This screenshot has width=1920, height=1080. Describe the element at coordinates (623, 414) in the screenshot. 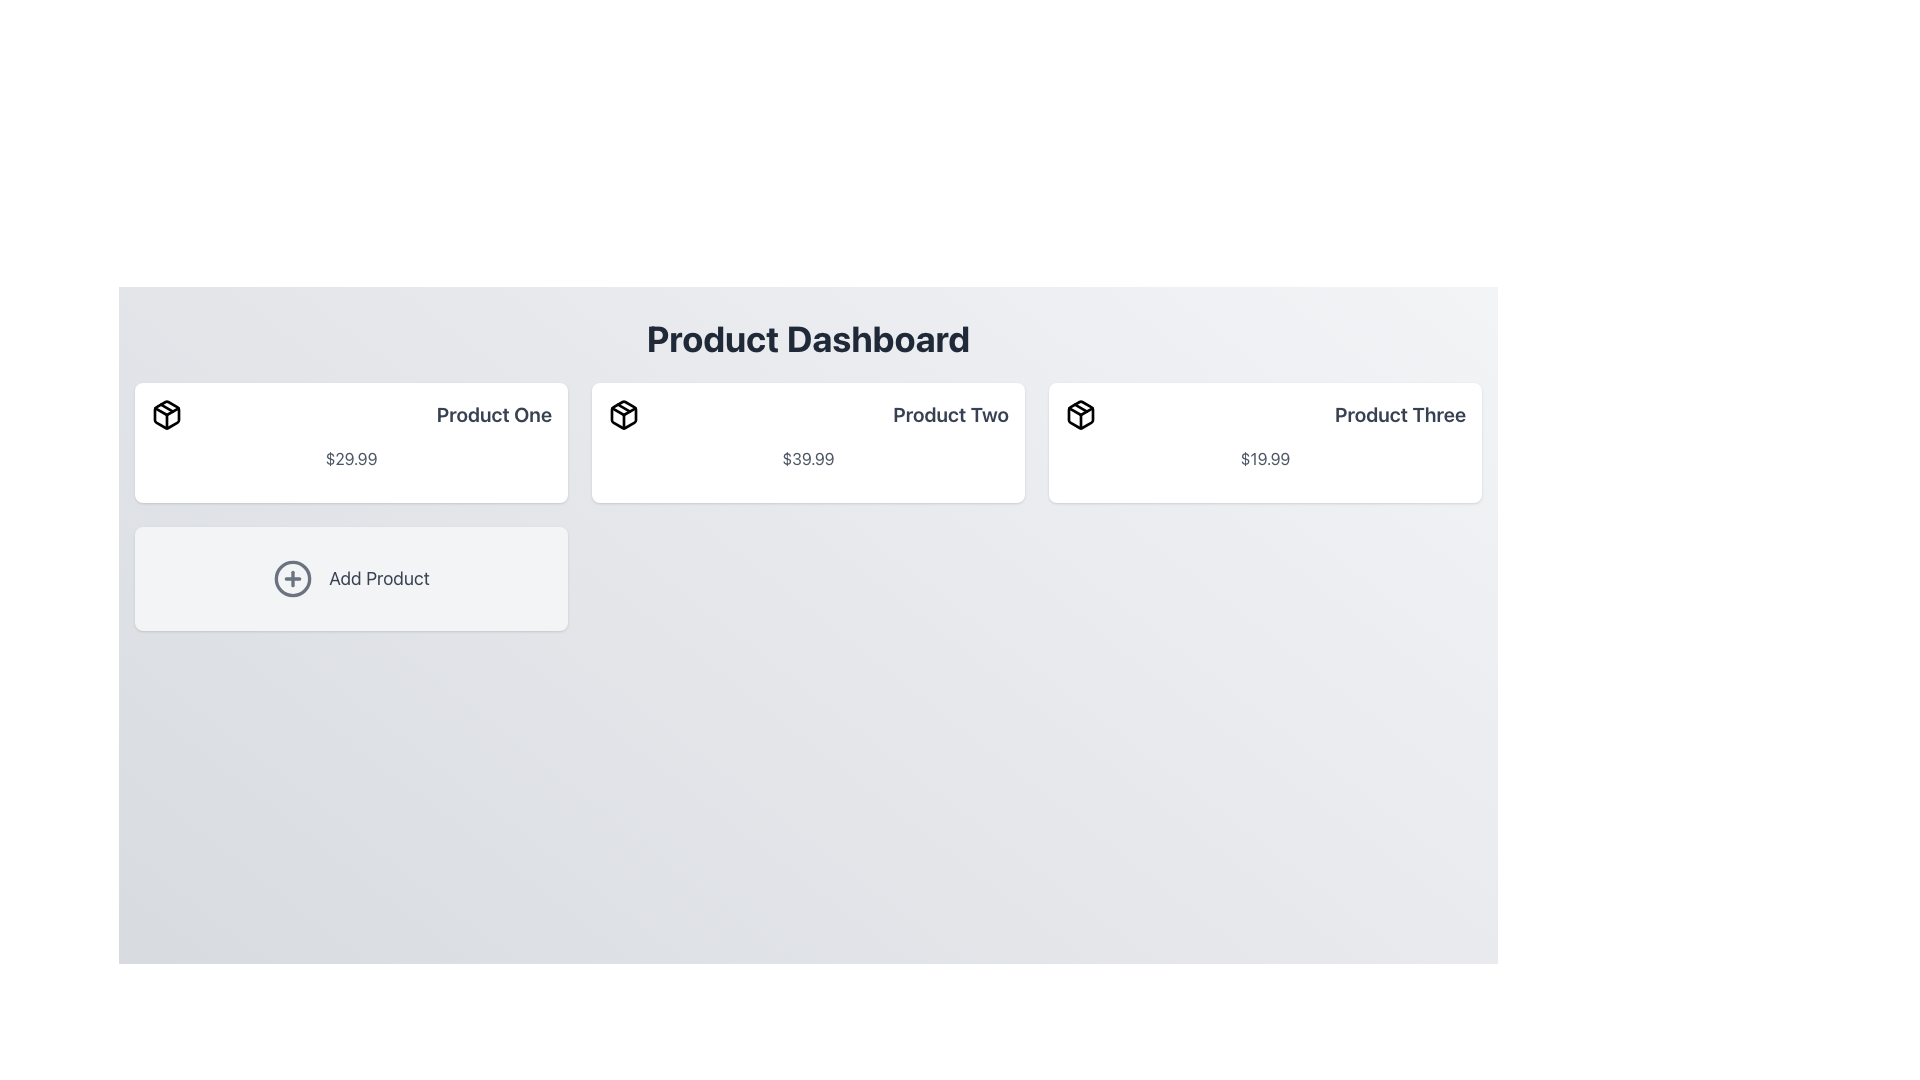

I see `the icon representing 'Product Two' located in the top-left corner of the 'Product Two' card` at that location.